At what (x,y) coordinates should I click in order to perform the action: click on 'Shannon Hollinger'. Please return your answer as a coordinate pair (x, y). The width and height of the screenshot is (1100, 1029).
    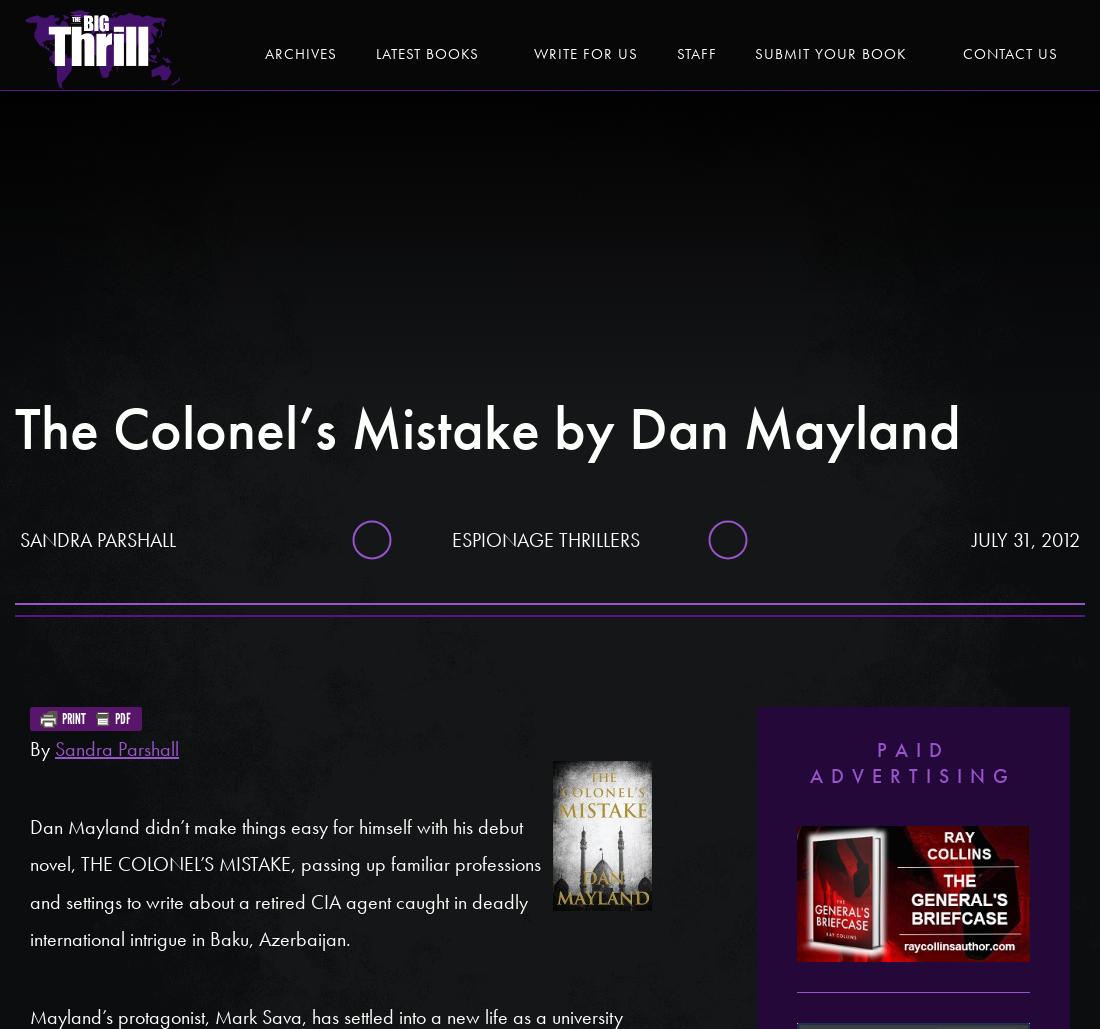
    Looking at the image, I should click on (912, 224).